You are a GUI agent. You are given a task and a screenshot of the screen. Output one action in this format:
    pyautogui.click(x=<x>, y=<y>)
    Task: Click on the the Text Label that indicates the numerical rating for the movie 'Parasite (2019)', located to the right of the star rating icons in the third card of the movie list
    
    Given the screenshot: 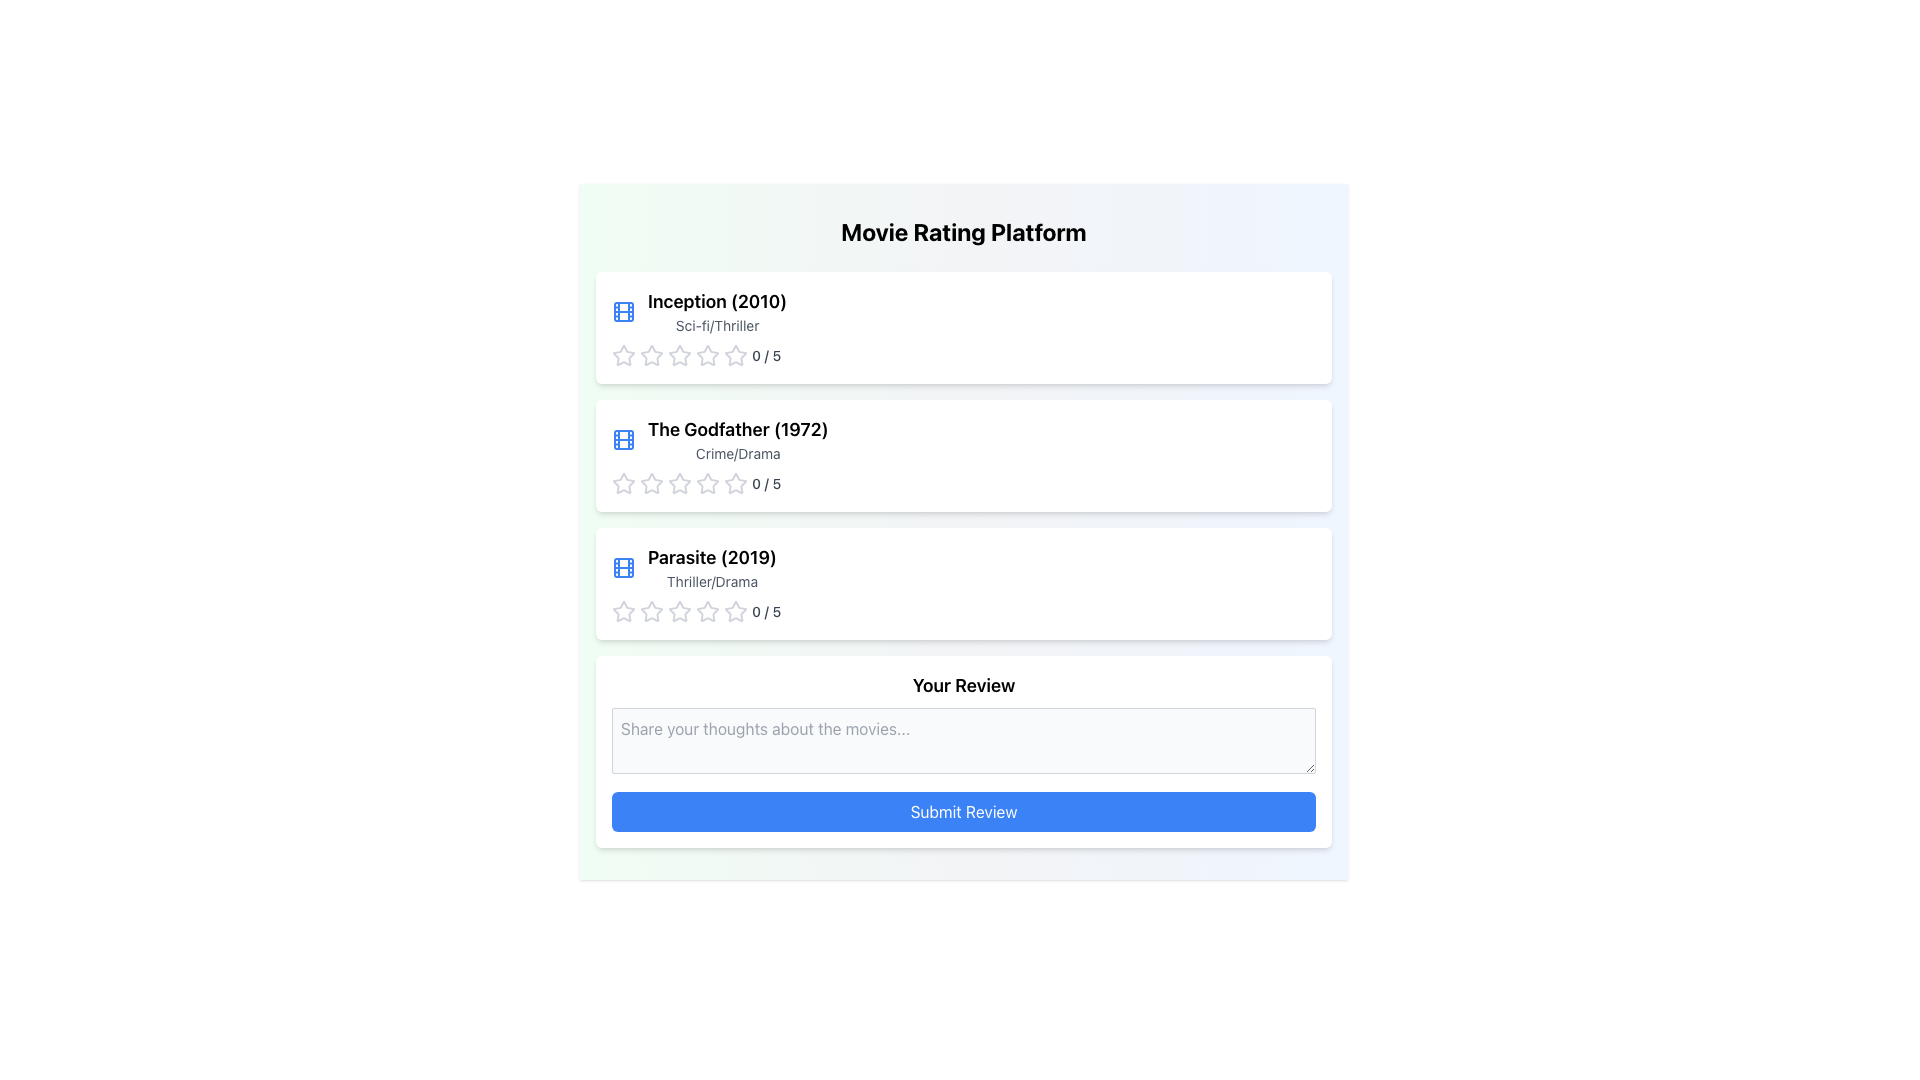 What is the action you would take?
    pyautogui.click(x=765, y=611)
    